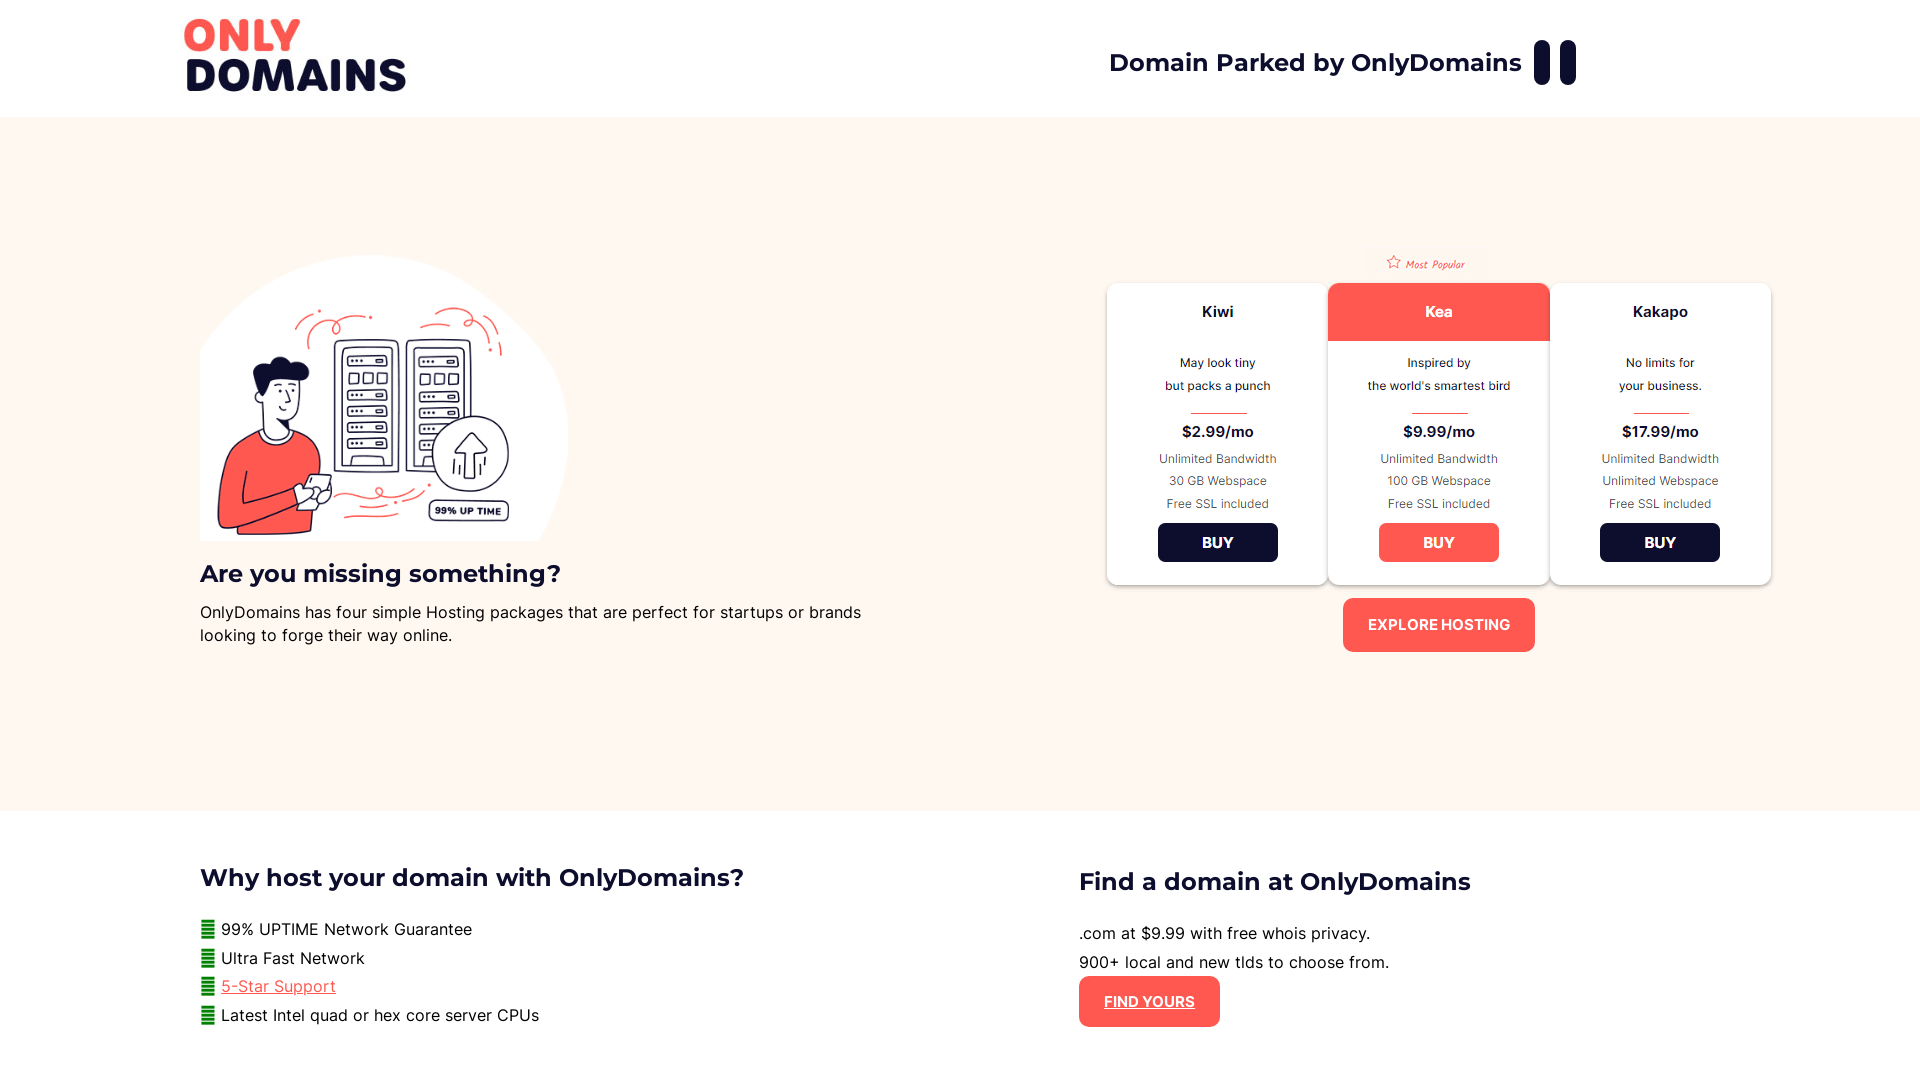 This screenshot has height=1080, width=1920. What do you see at coordinates (1540, 61) in the screenshot?
I see `'OnlyDomains Facebook'` at bounding box center [1540, 61].